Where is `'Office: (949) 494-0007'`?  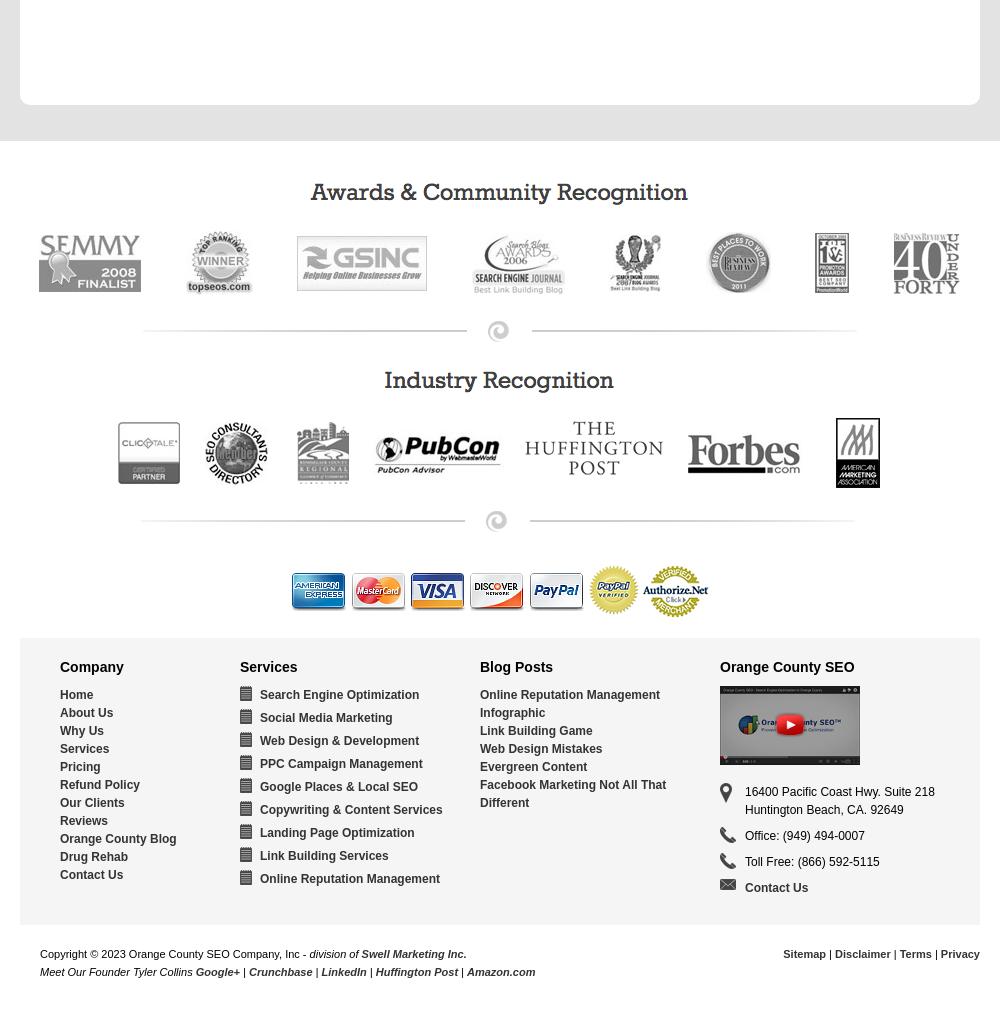 'Office: (949) 494-0007' is located at coordinates (804, 835).